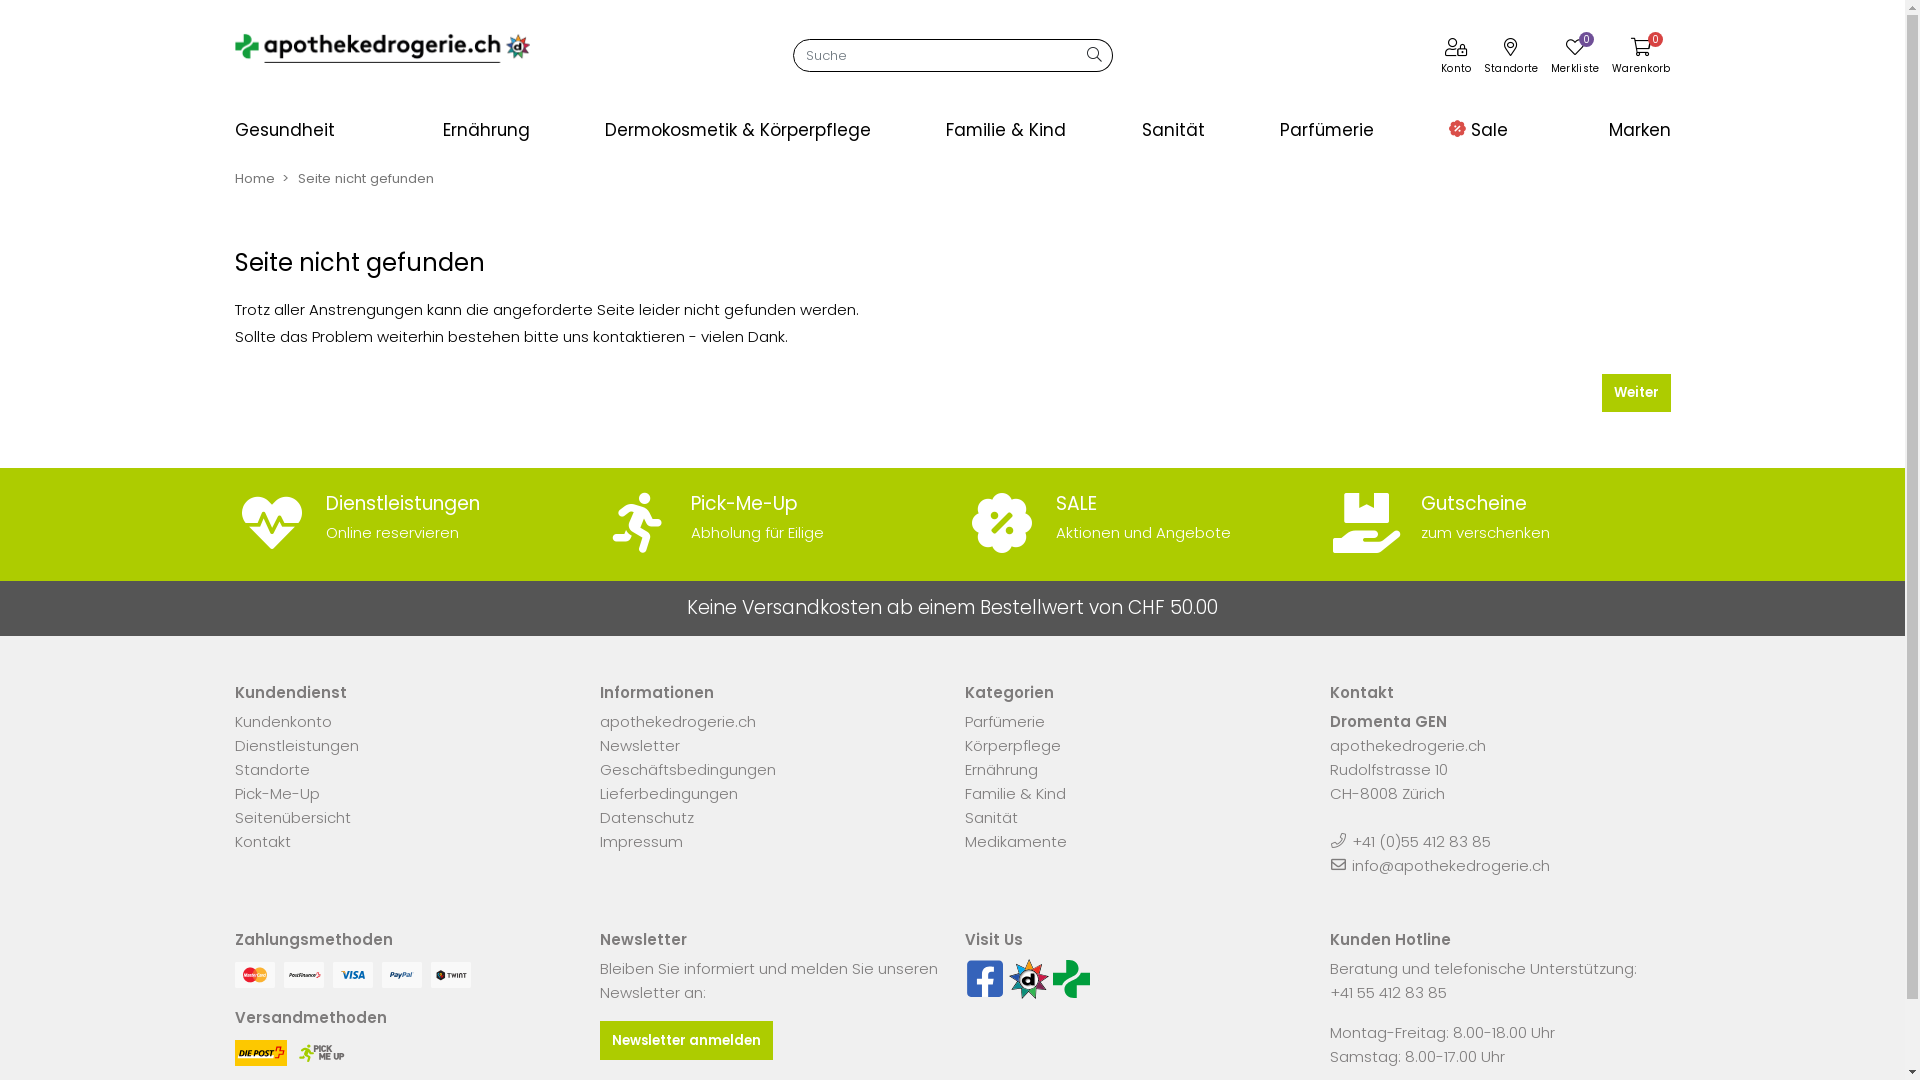 The height and width of the screenshot is (1080, 1920). What do you see at coordinates (253, 177) in the screenshot?
I see `'Home'` at bounding box center [253, 177].